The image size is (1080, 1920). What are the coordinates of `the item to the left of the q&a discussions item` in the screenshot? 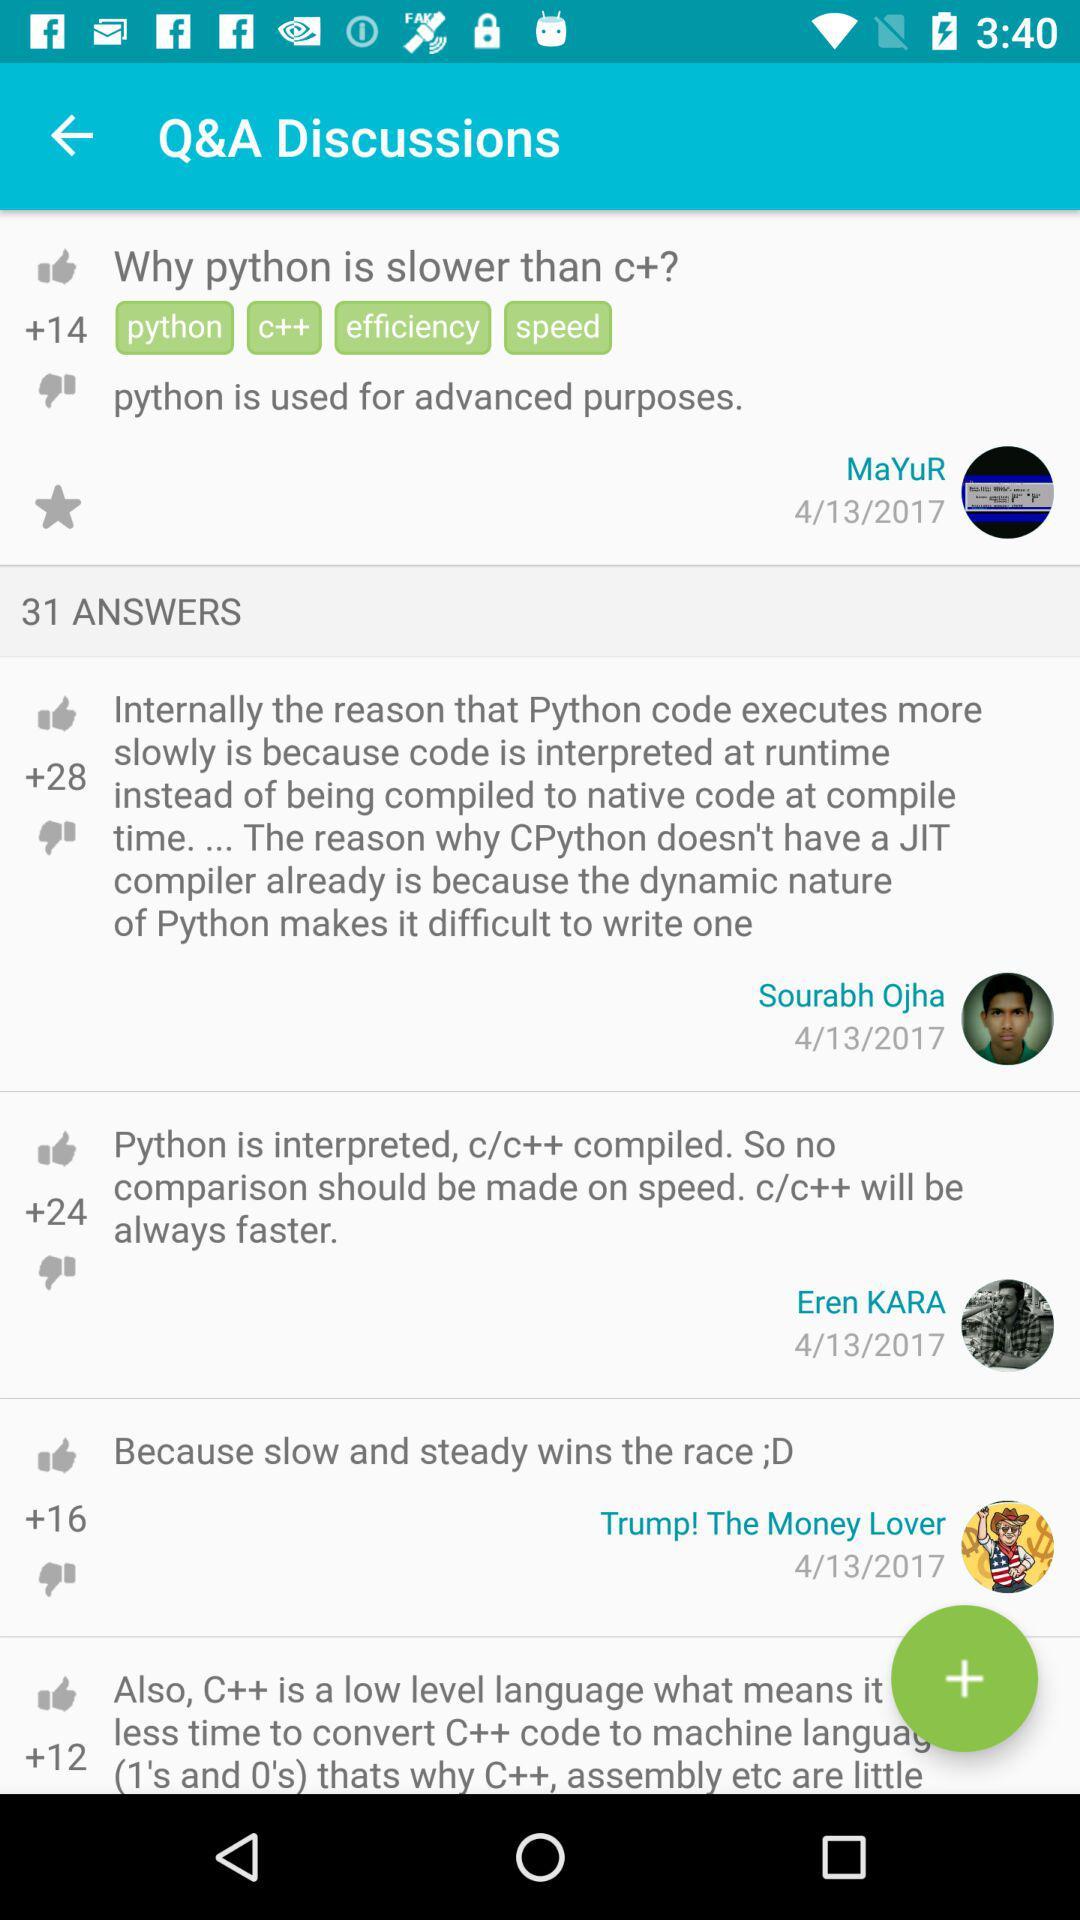 It's located at (72, 135).